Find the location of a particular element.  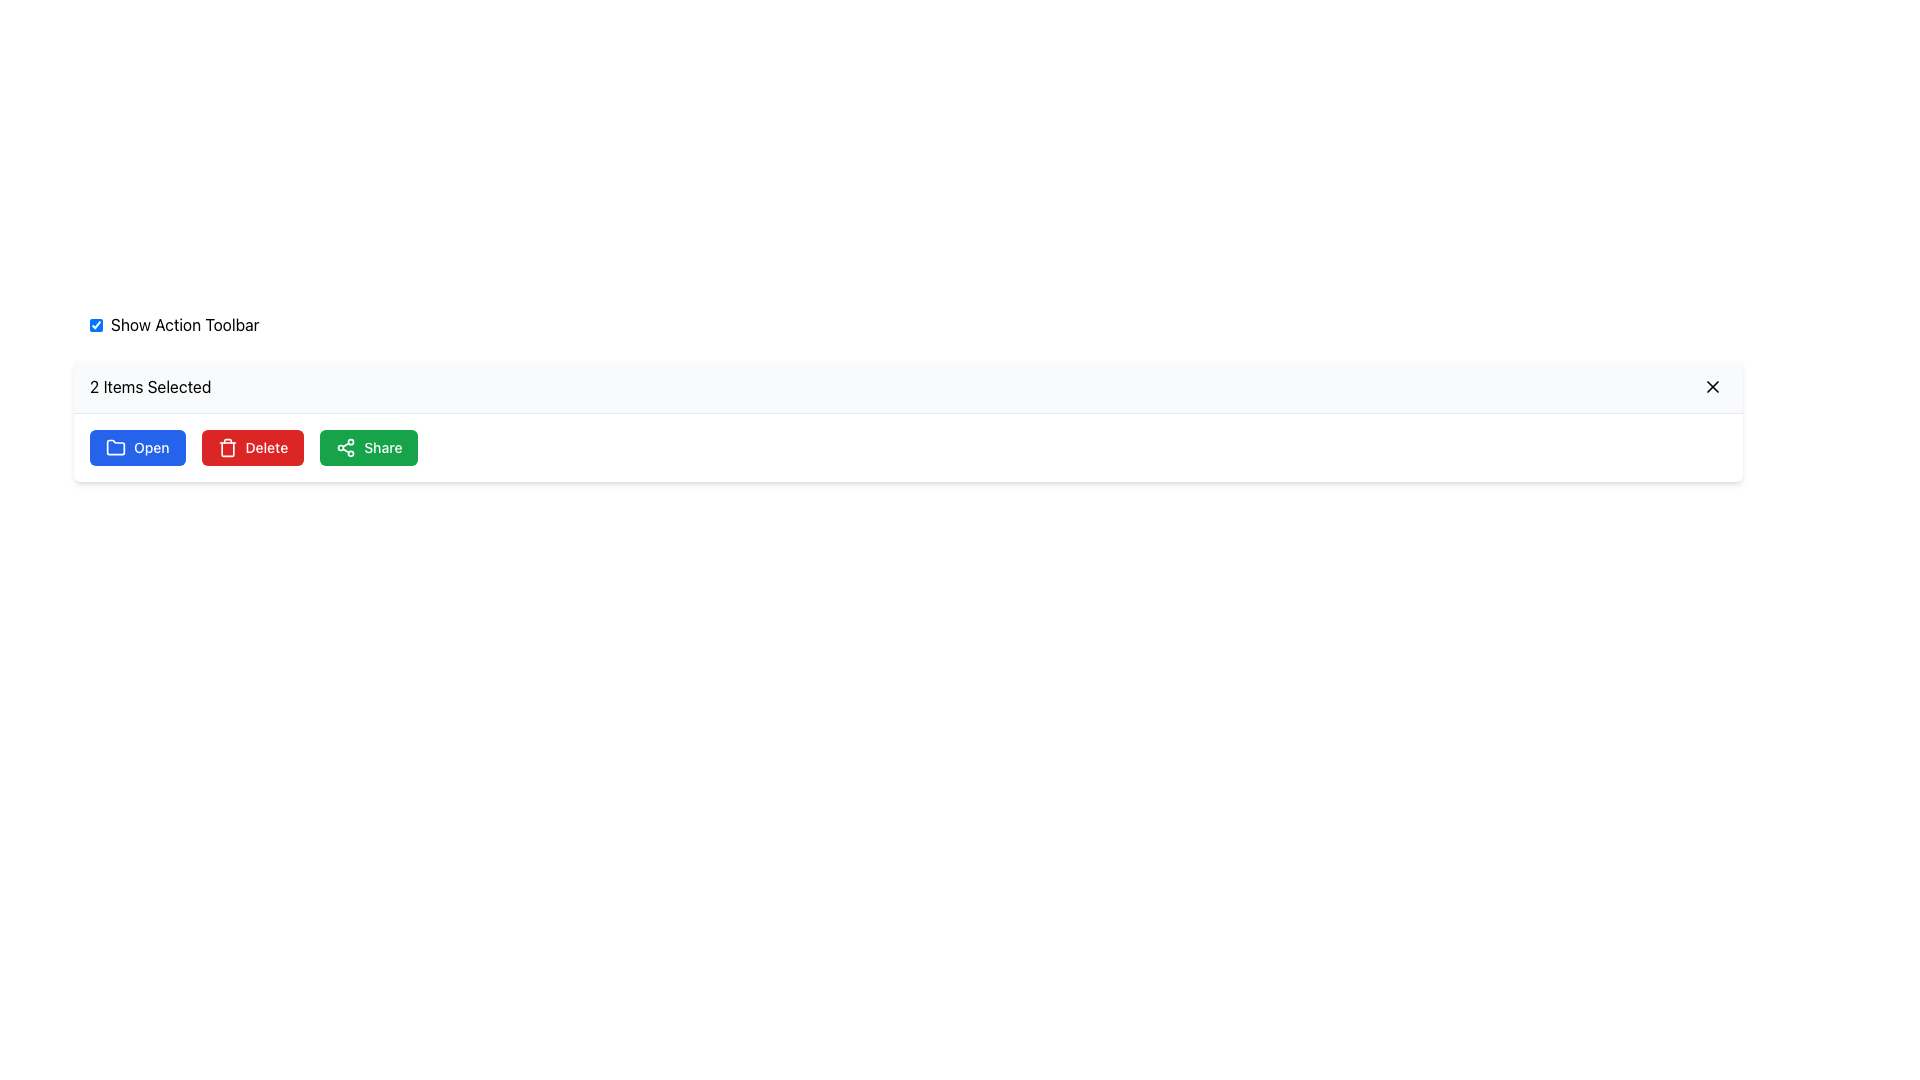

the 'Open' button located in the toolbar section beneath '2 Items Selected' is located at coordinates (136, 446).